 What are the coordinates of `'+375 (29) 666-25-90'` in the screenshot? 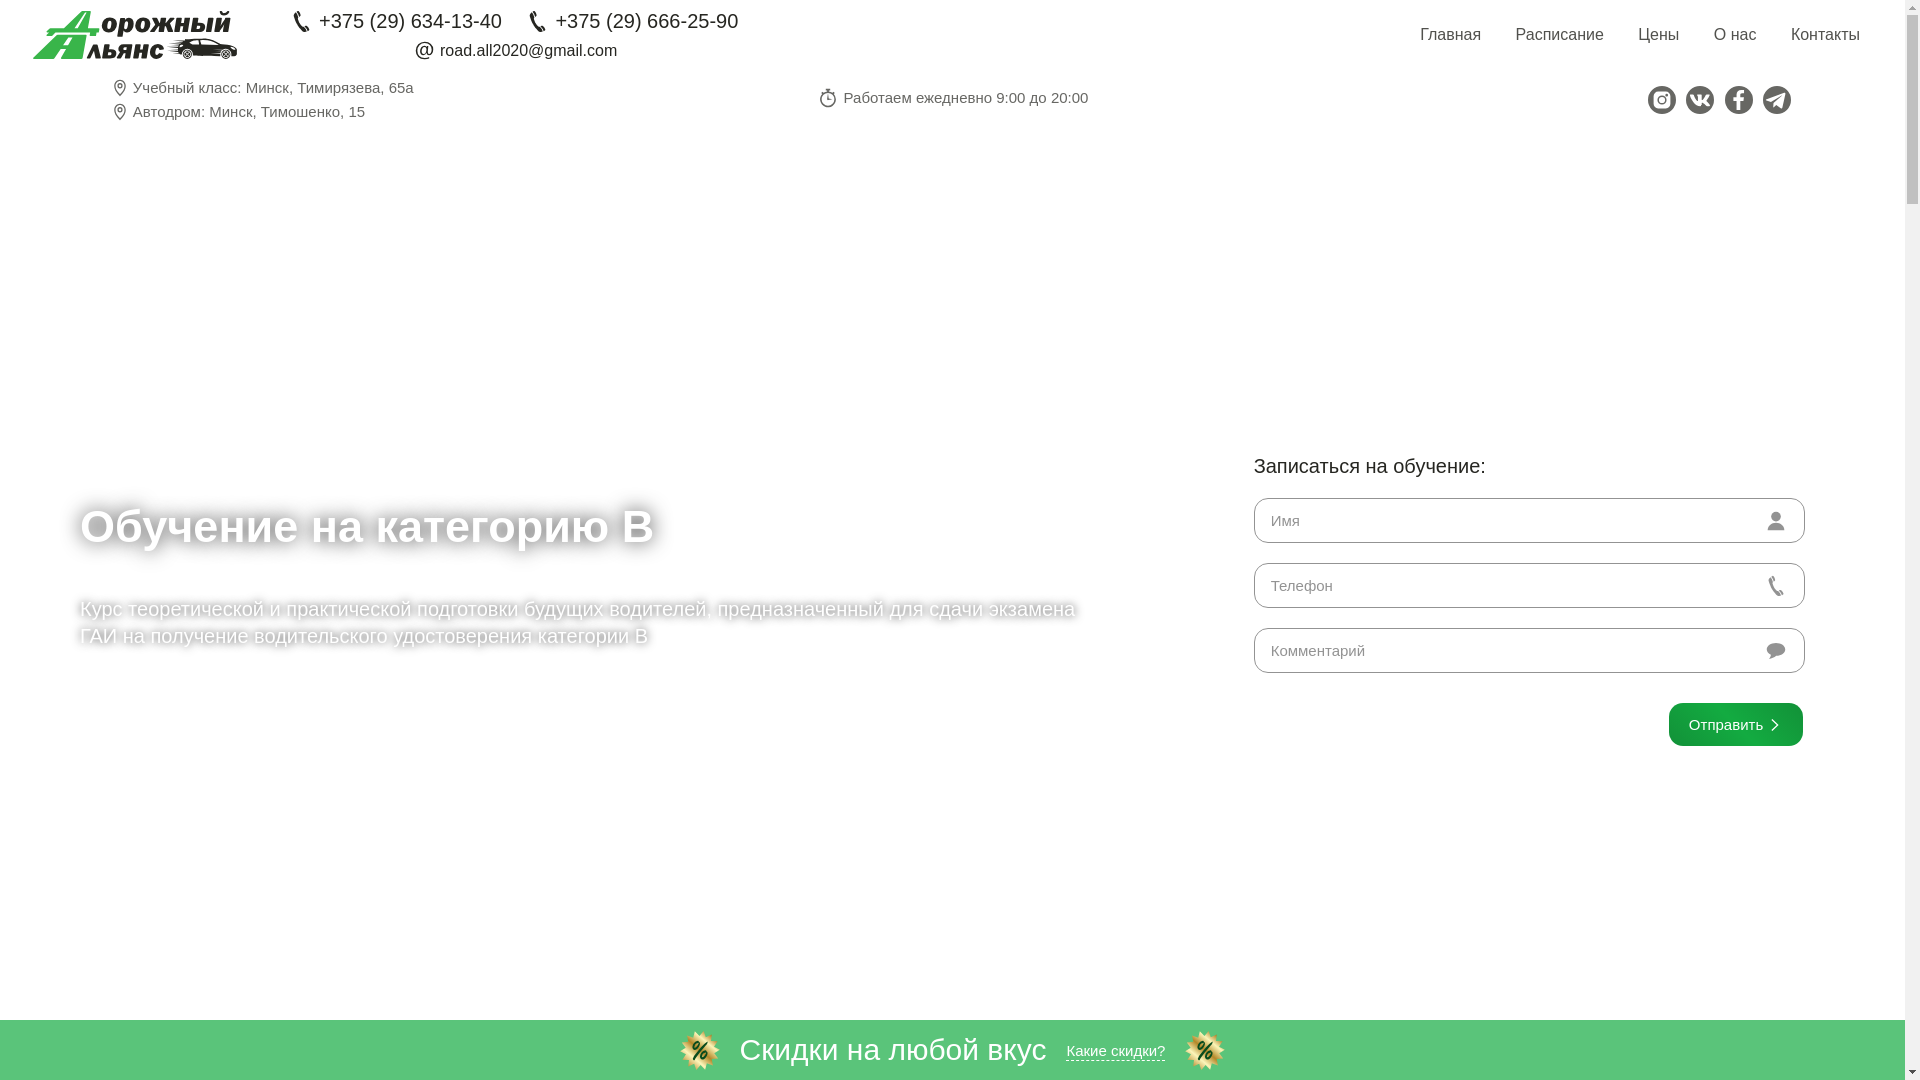 It's located at (631, 21).